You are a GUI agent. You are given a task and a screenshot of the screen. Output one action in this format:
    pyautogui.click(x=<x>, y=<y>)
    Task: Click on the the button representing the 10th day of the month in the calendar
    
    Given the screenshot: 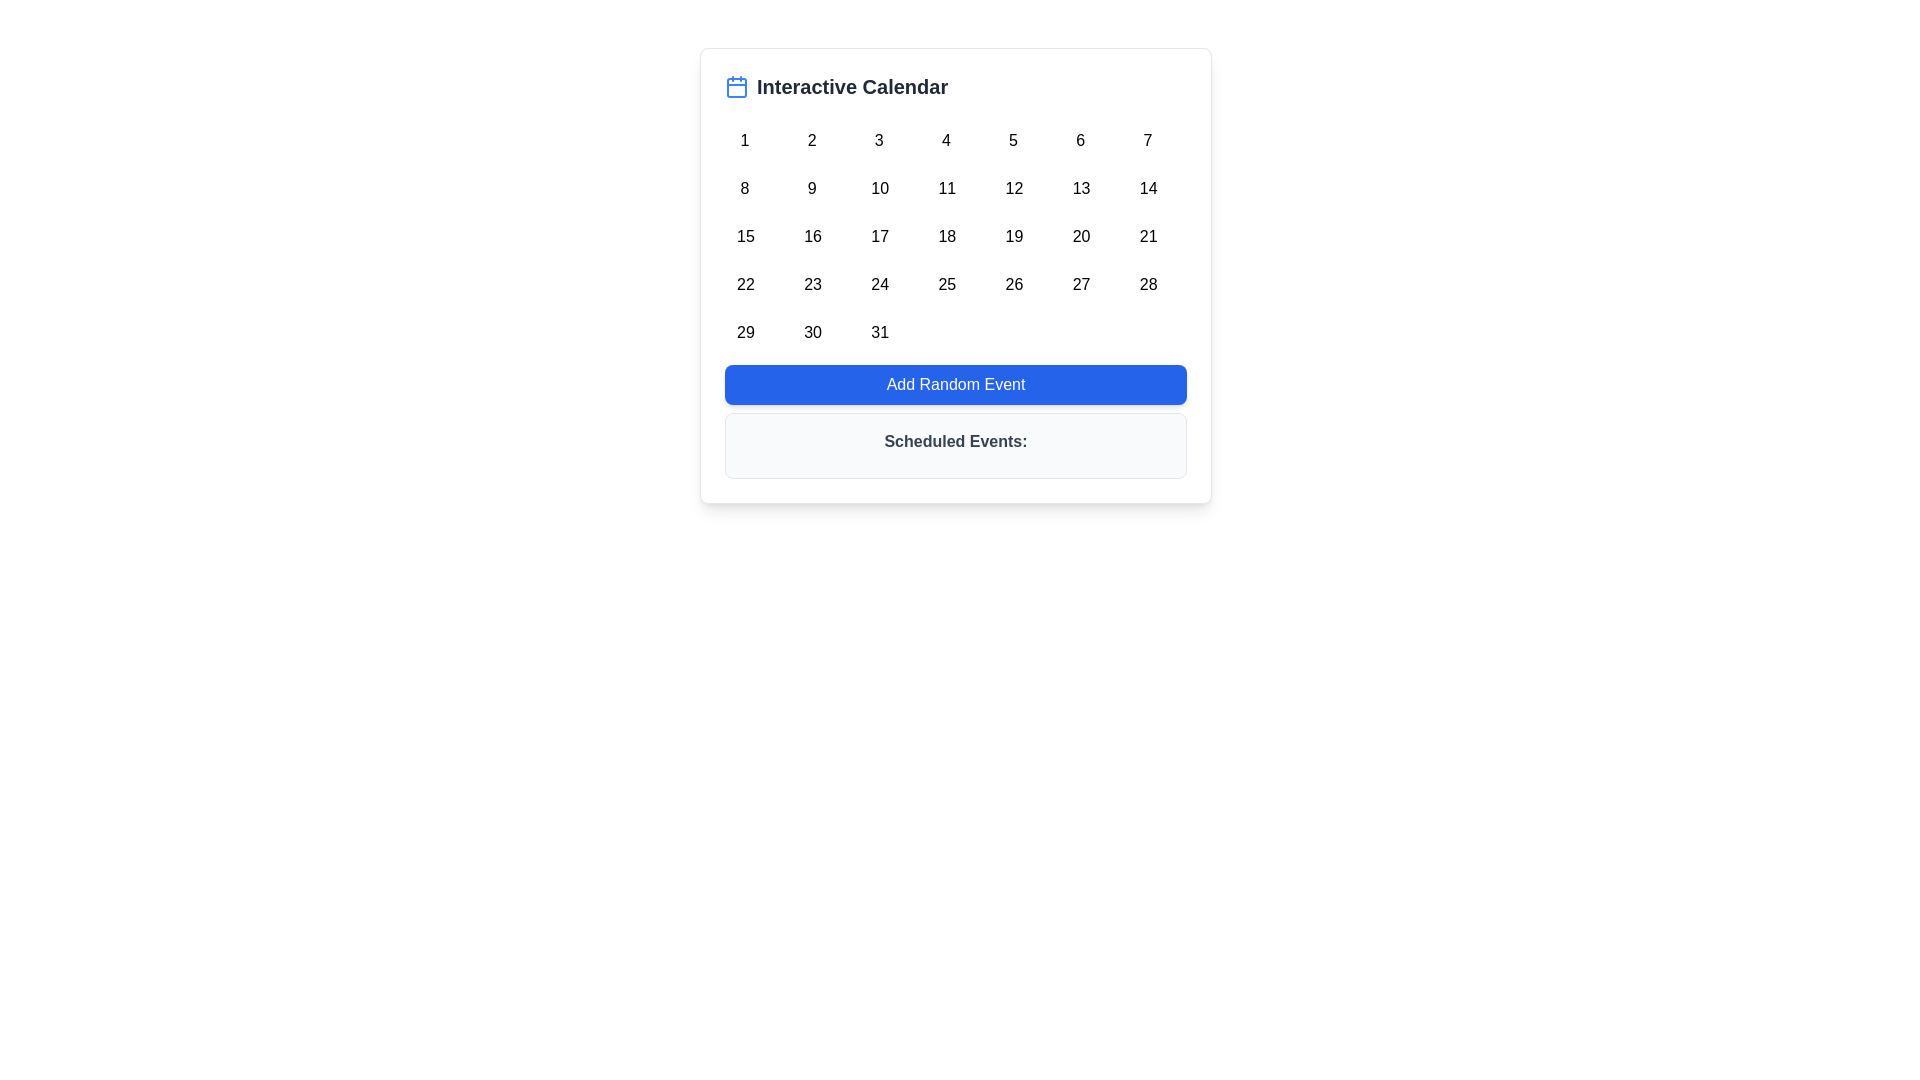 What is the action you would take?
    pyautogui.click(x=879, y=185)
    